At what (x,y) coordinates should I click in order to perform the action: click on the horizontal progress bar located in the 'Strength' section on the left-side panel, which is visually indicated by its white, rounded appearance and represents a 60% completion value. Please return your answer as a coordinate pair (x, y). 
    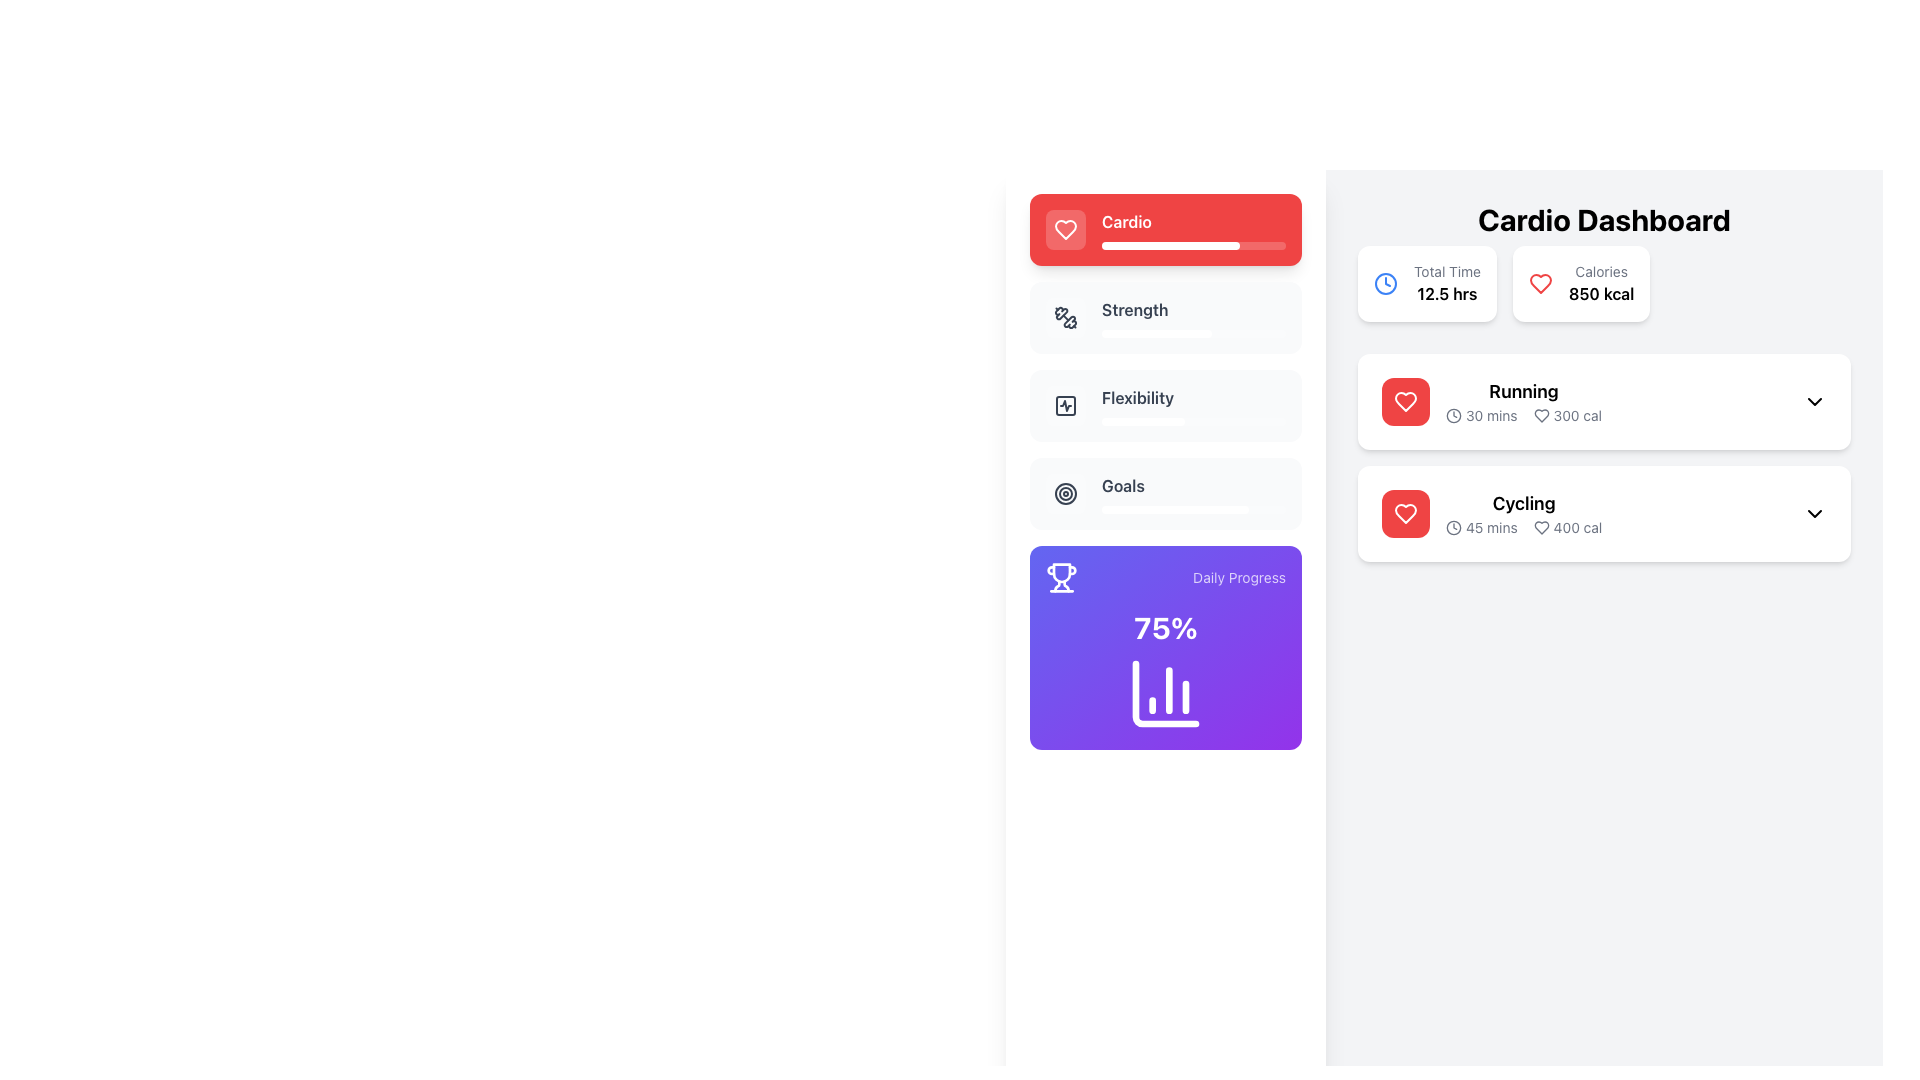
    Looking at the image, I should click on (1157, 333).